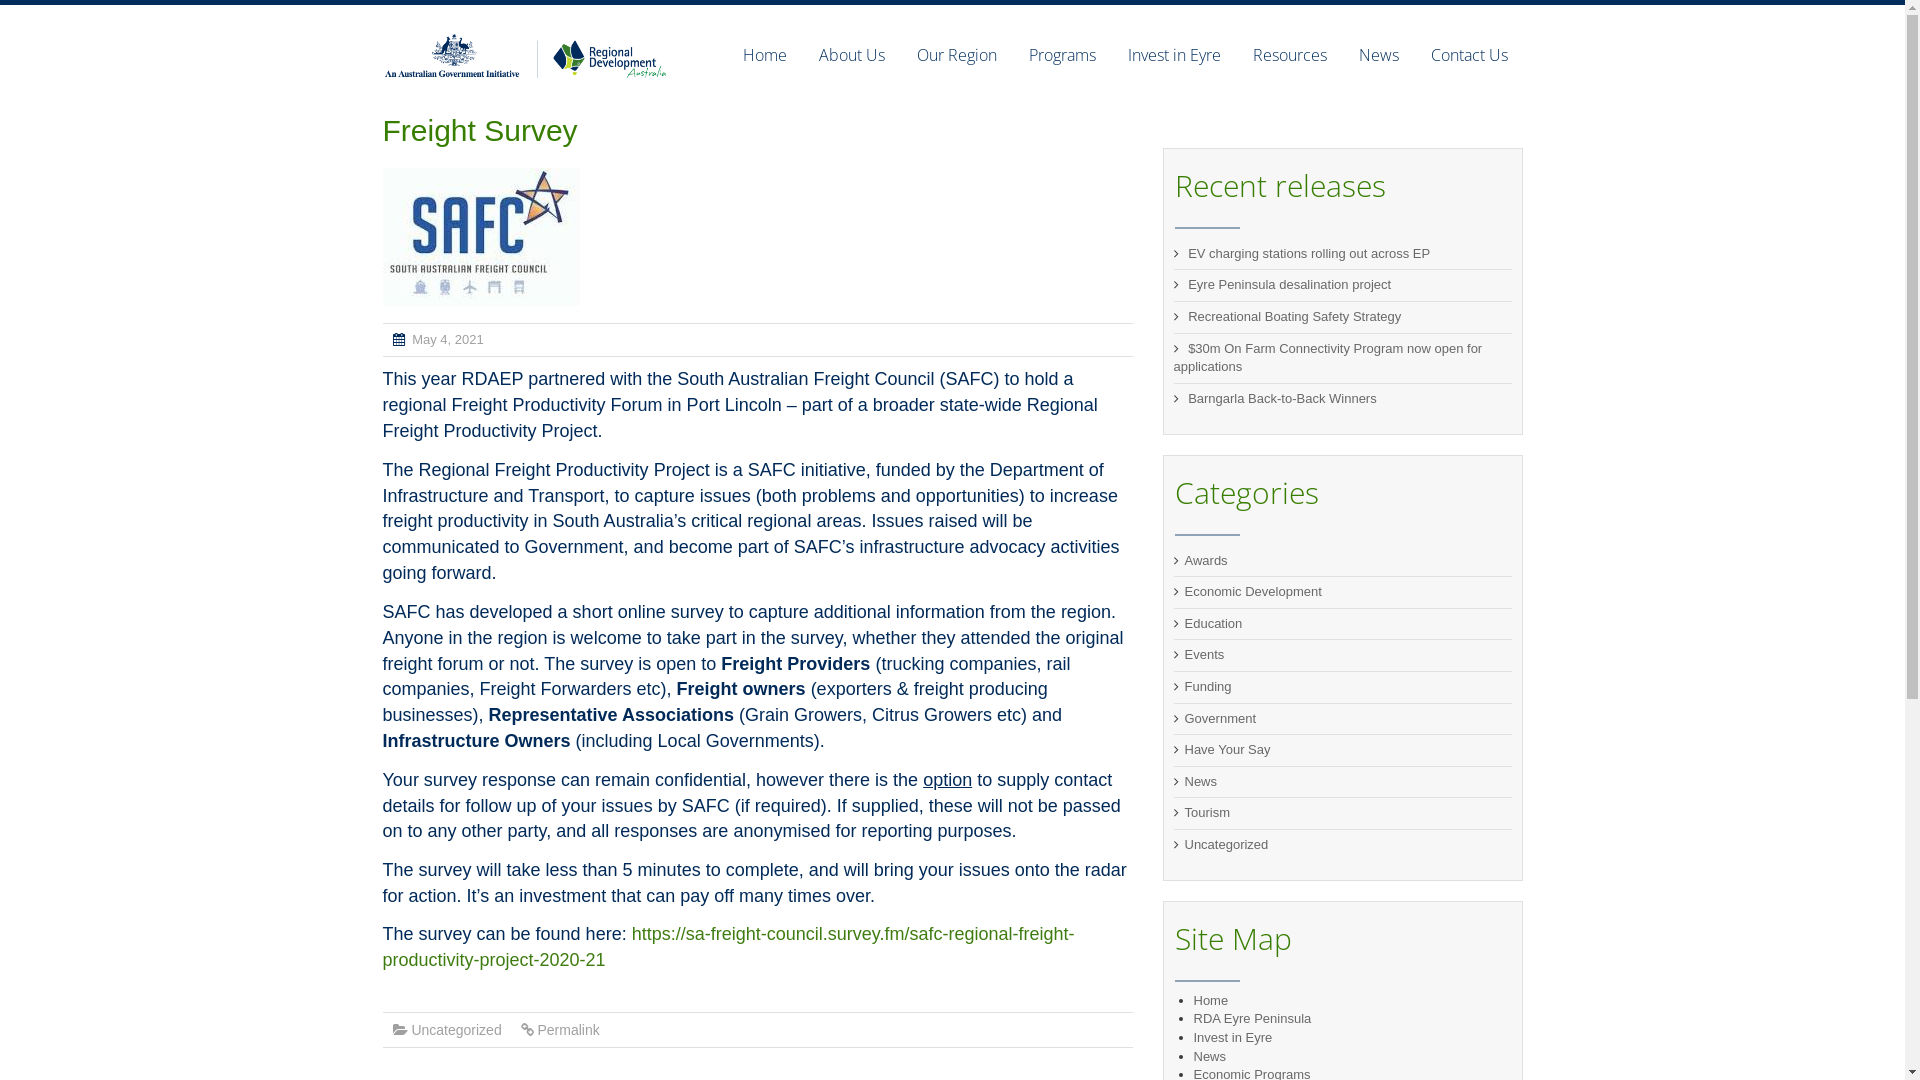 The image size is (1920, 1080). Describe the element at coordinates (1060, 53) in the screenshot. I see `'Programs'` at that location.